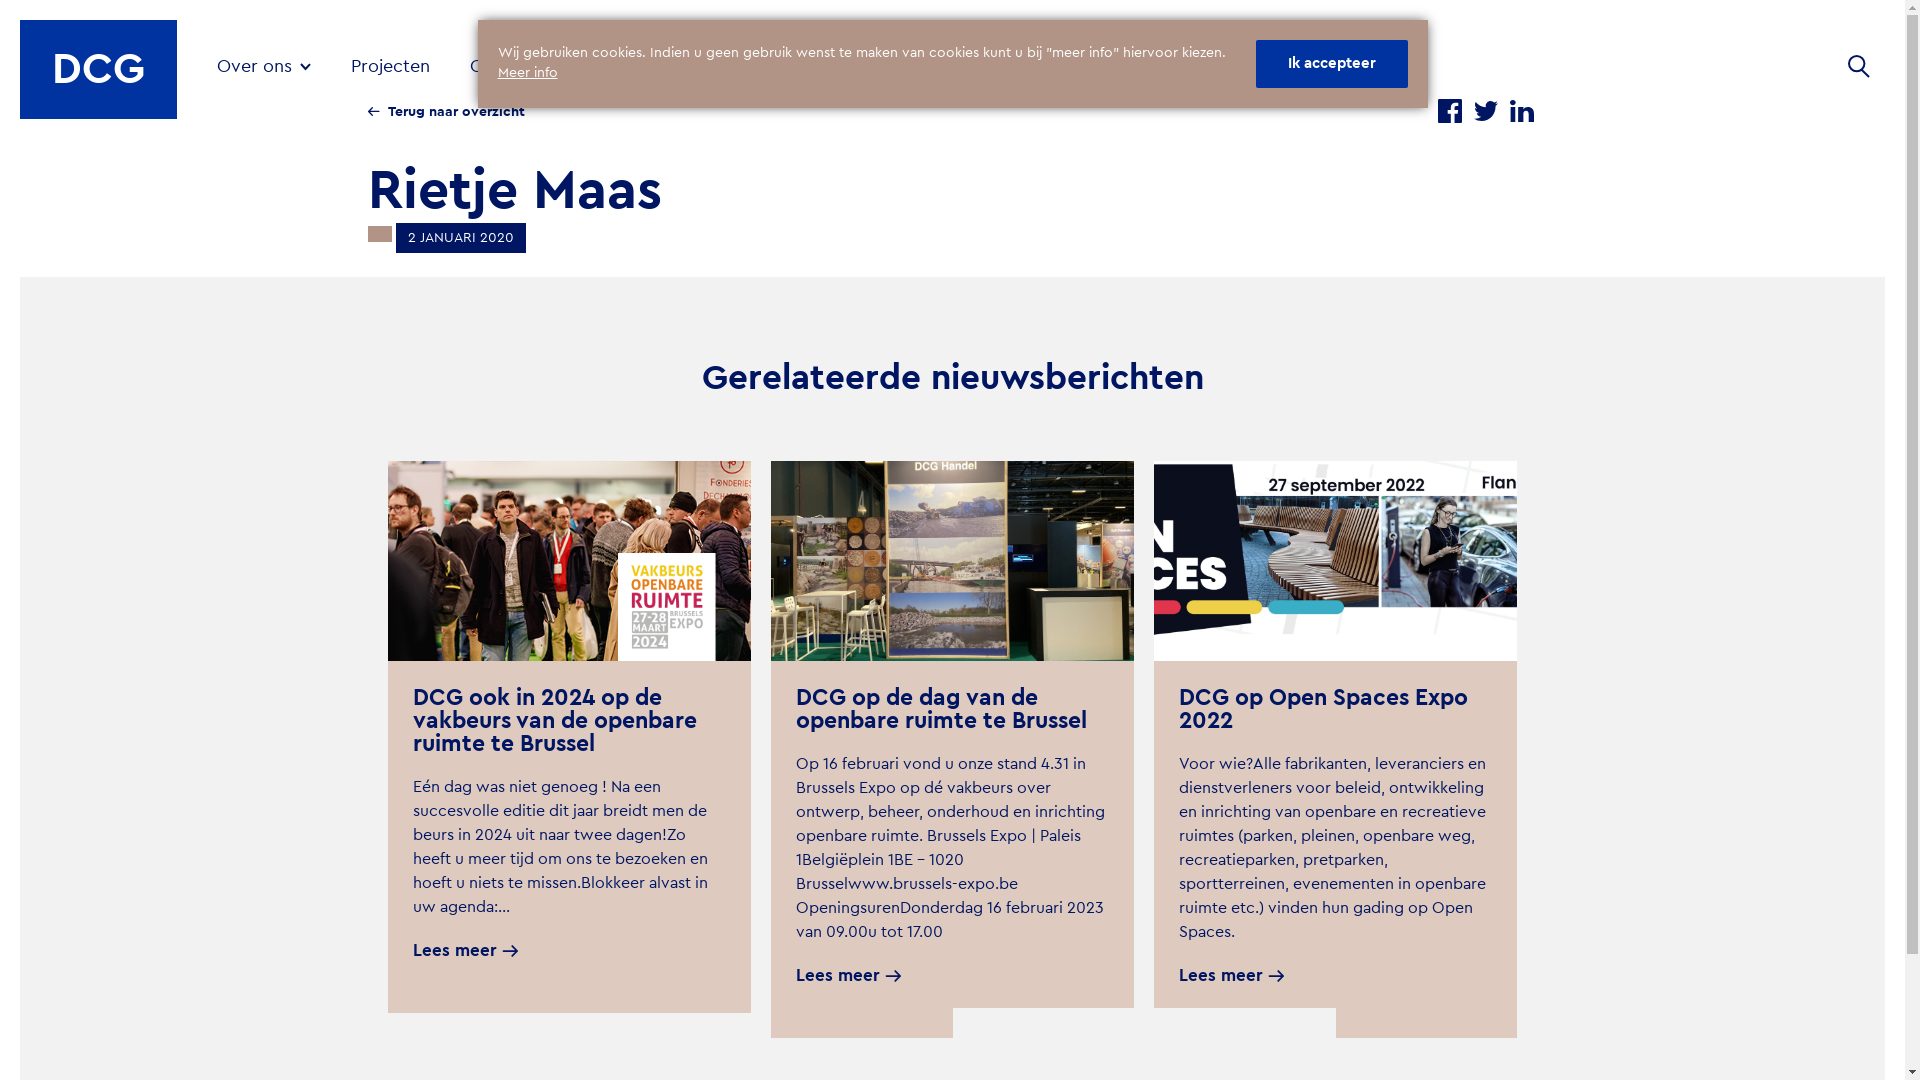 This screenshot has width=1920, height=1080. Describe the element at coordinates (1331, 63) in the screenshot. I see `'Ik accepteer'` at that location.